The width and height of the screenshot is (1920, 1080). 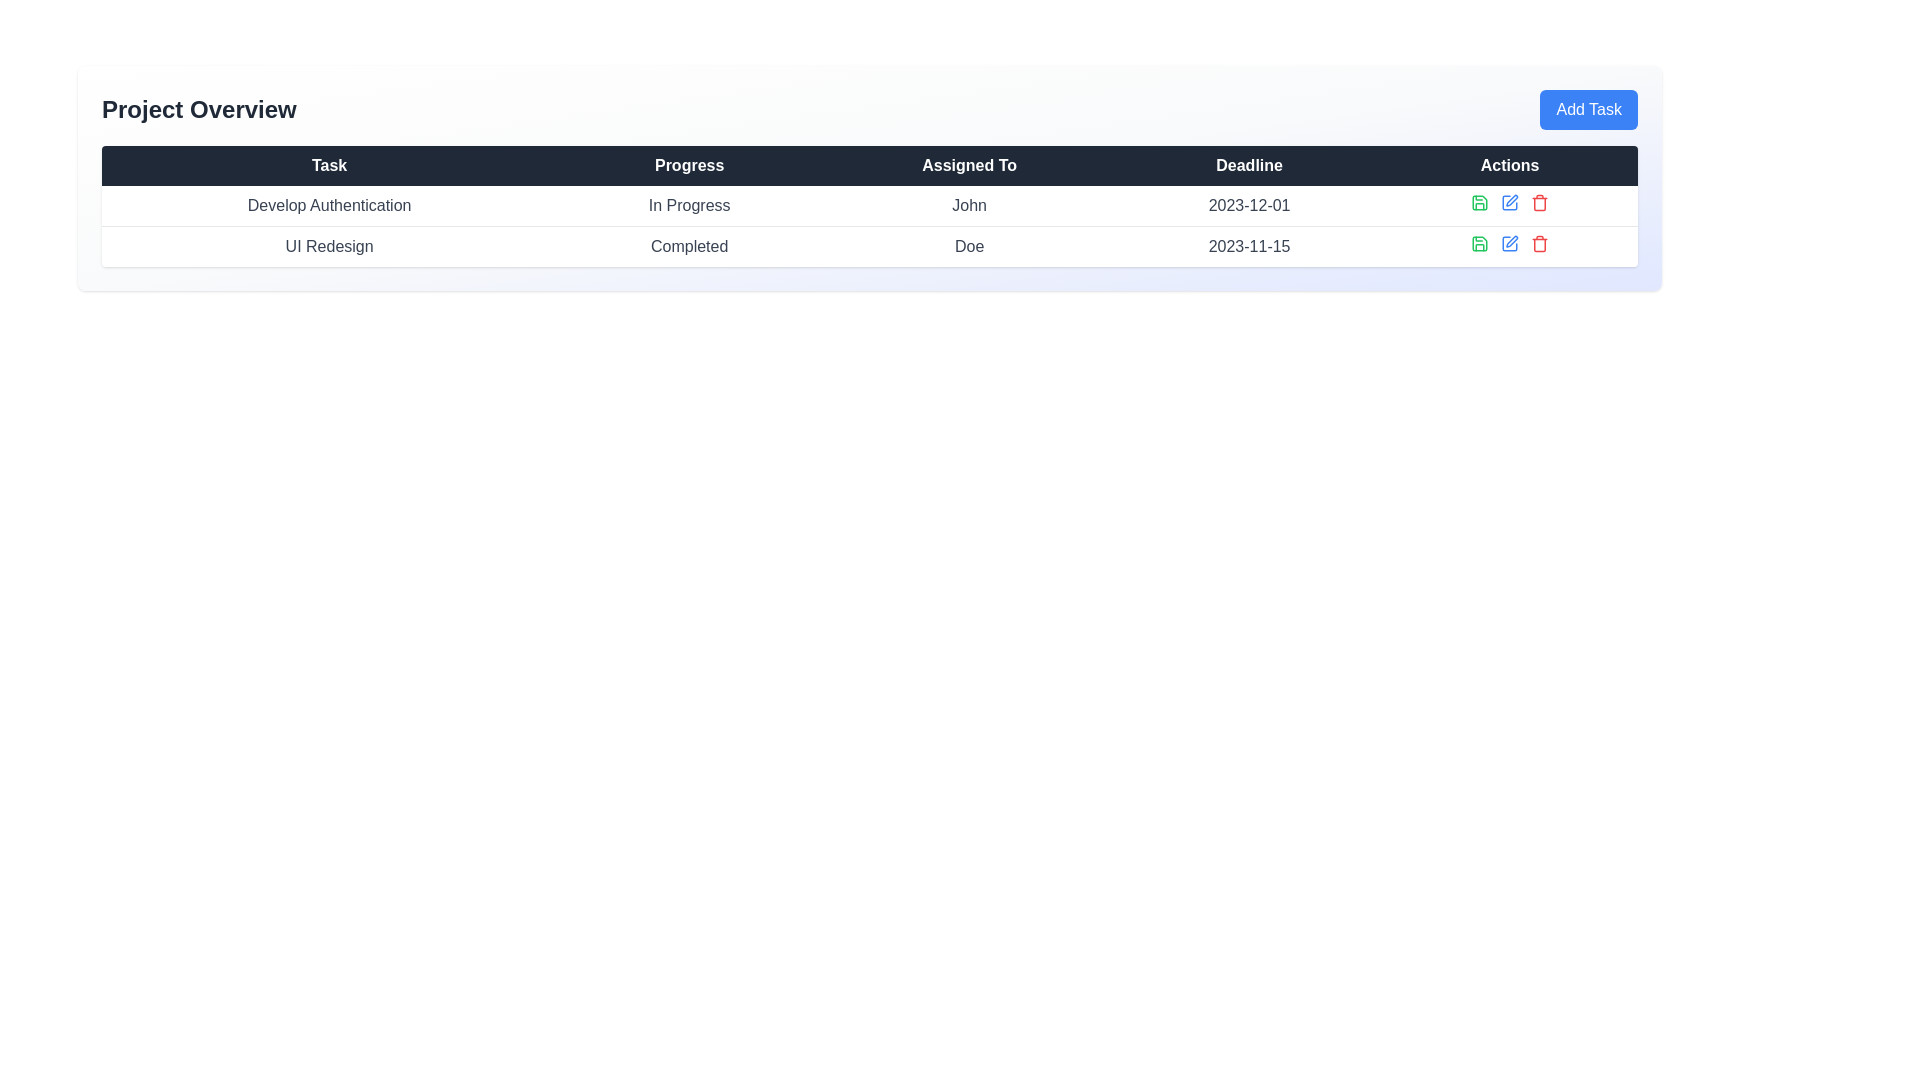 I want to click on the pen icon button located in the 'Actions' column for the task 'Develop Authentication', which signifies an edit action, so click(x=1512, y=200).